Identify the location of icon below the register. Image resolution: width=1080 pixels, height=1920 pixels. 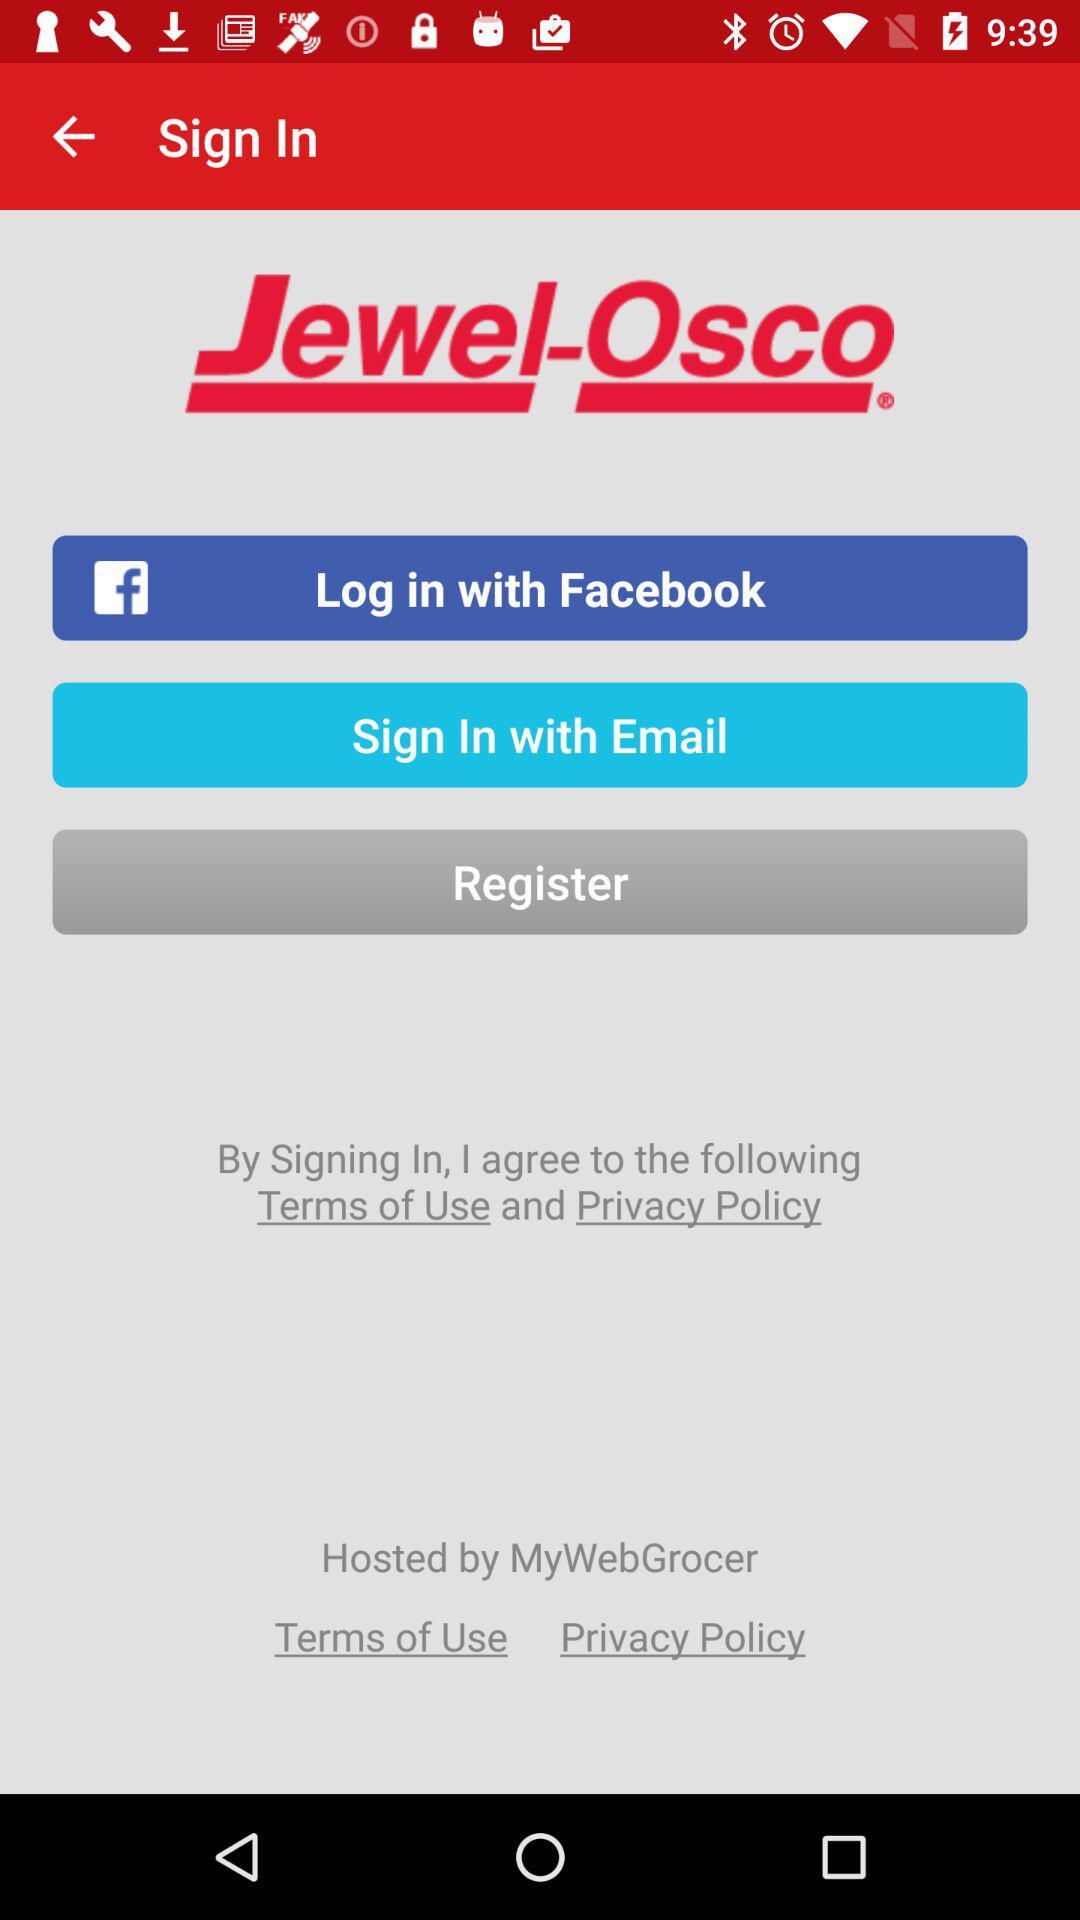
(538, 1180).